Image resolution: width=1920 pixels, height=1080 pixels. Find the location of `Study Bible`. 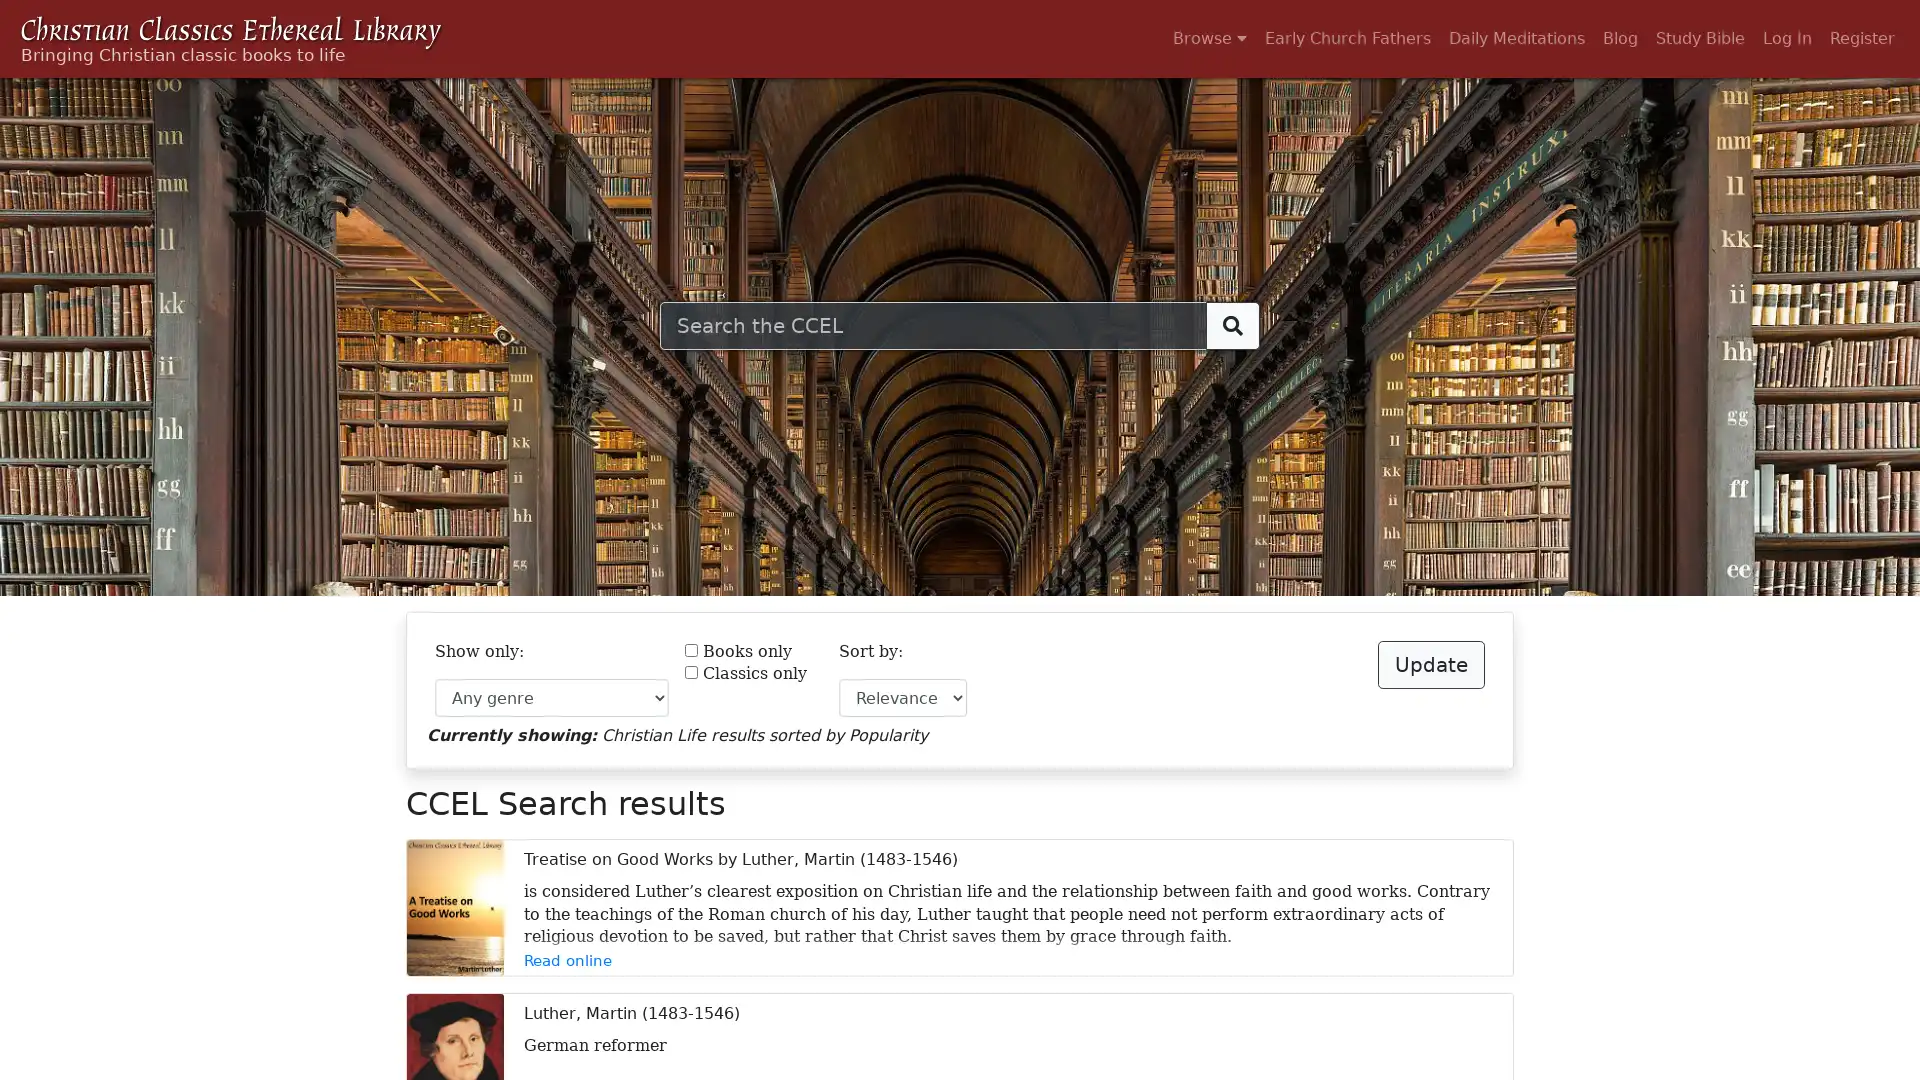

Study Bible is located at coordinates (1699, 38).